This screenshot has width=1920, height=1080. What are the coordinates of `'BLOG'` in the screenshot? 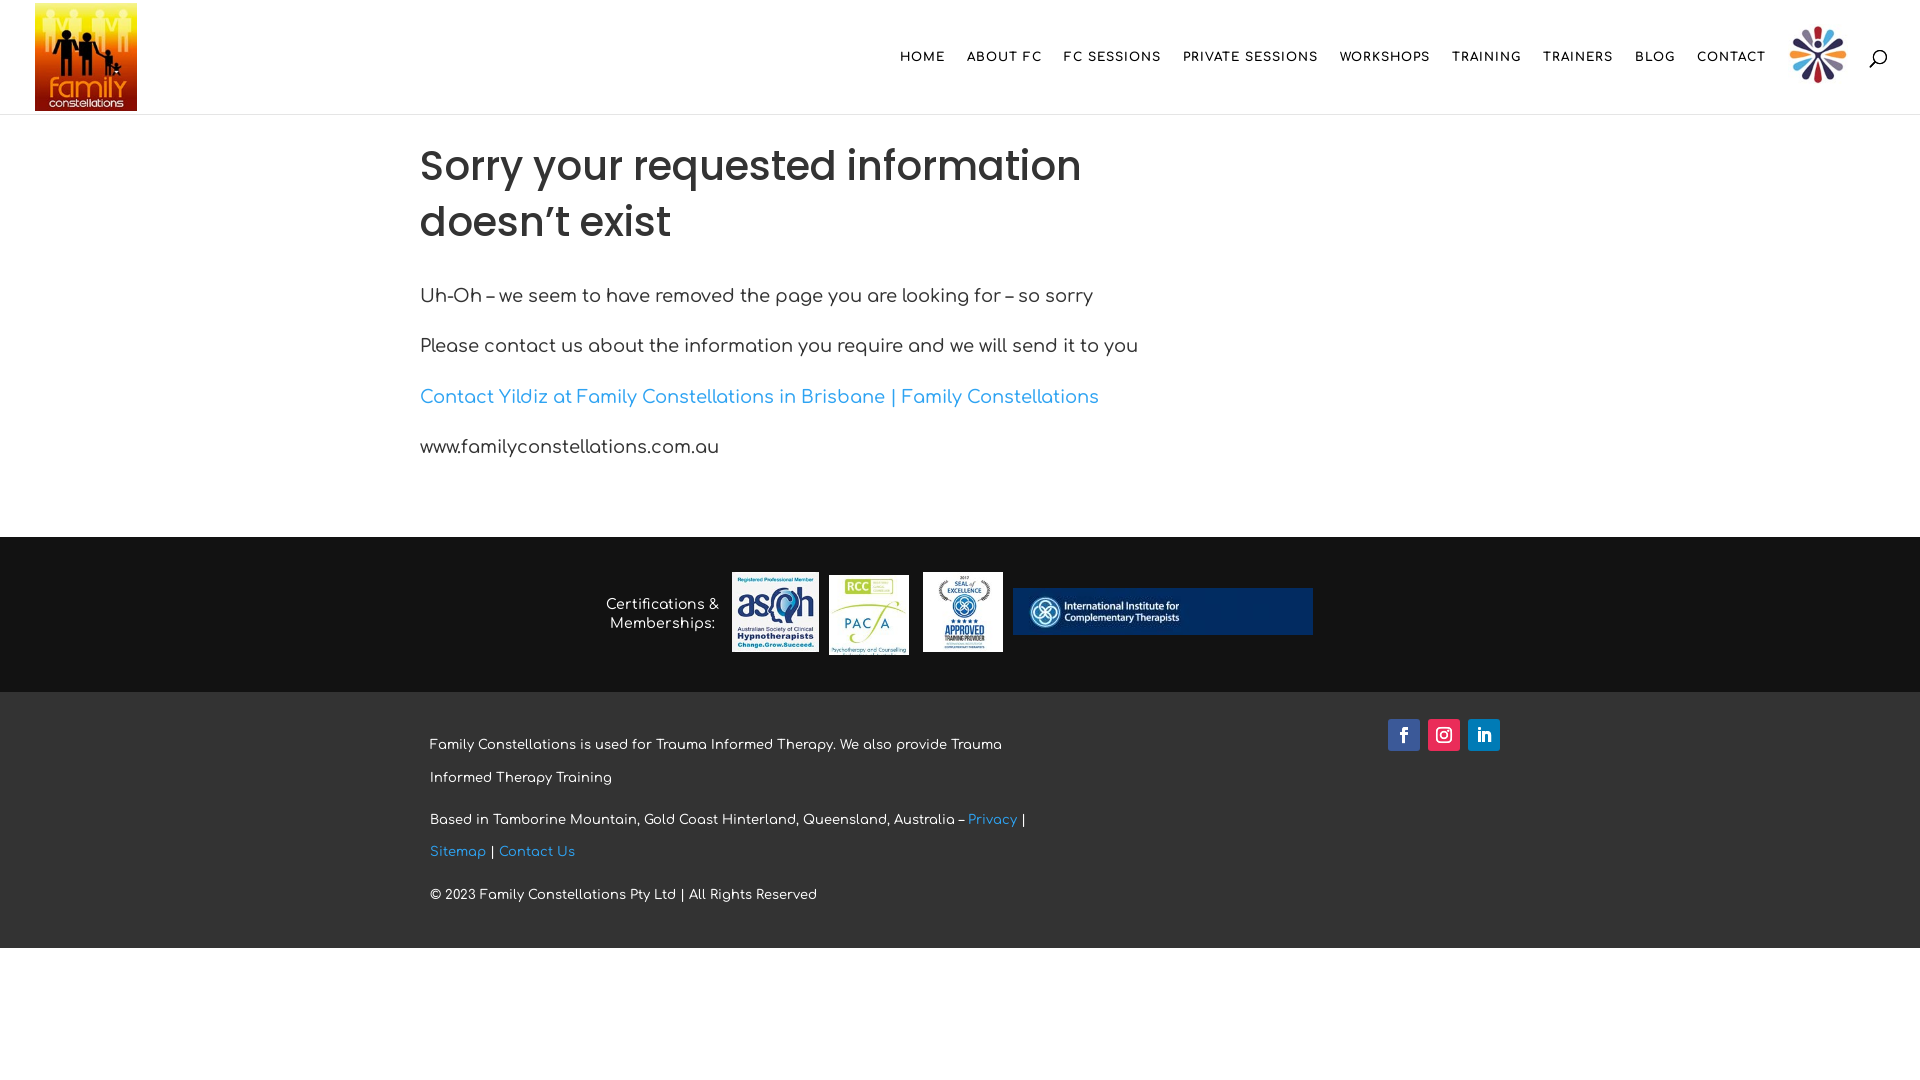 It's located at (1635, 80).